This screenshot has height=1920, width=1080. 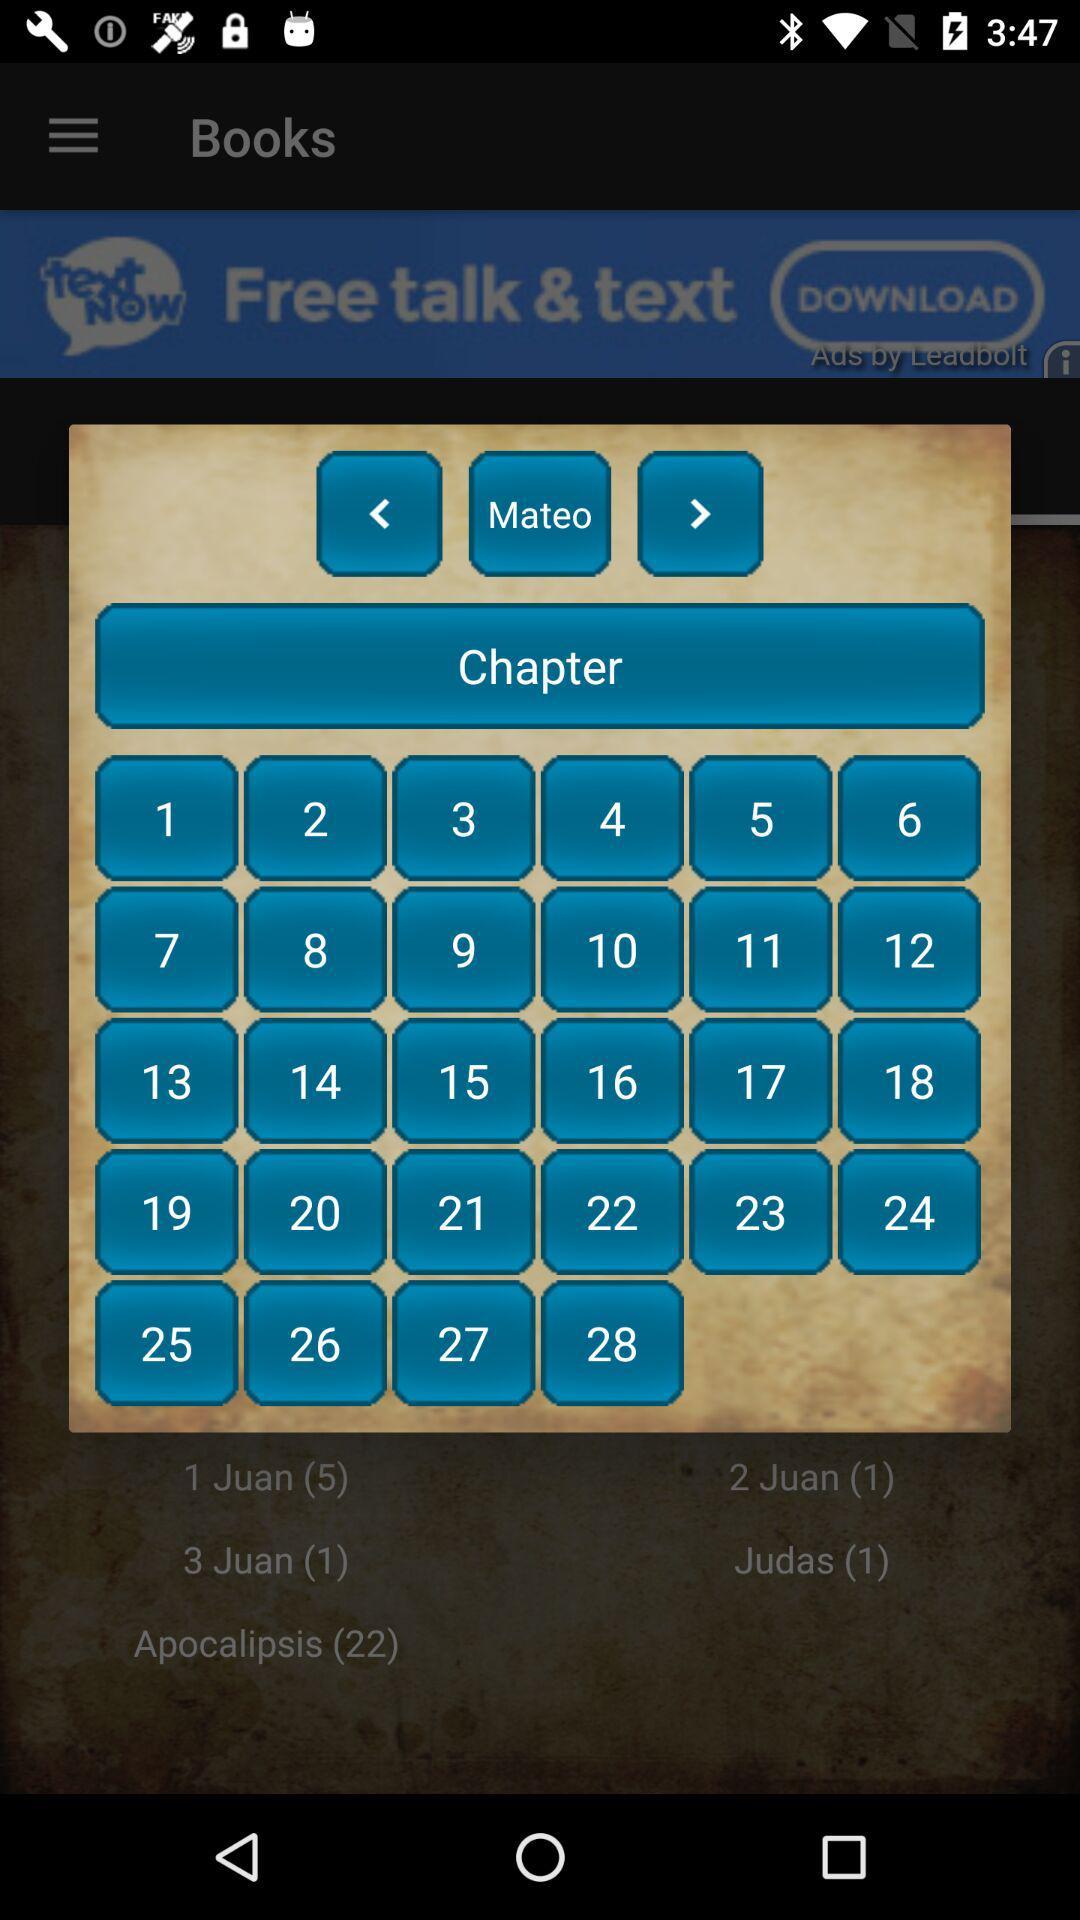 What do you see at coordinates (379, 513) in the screenshot?
I see `go back` at bounding box center [379, 513].